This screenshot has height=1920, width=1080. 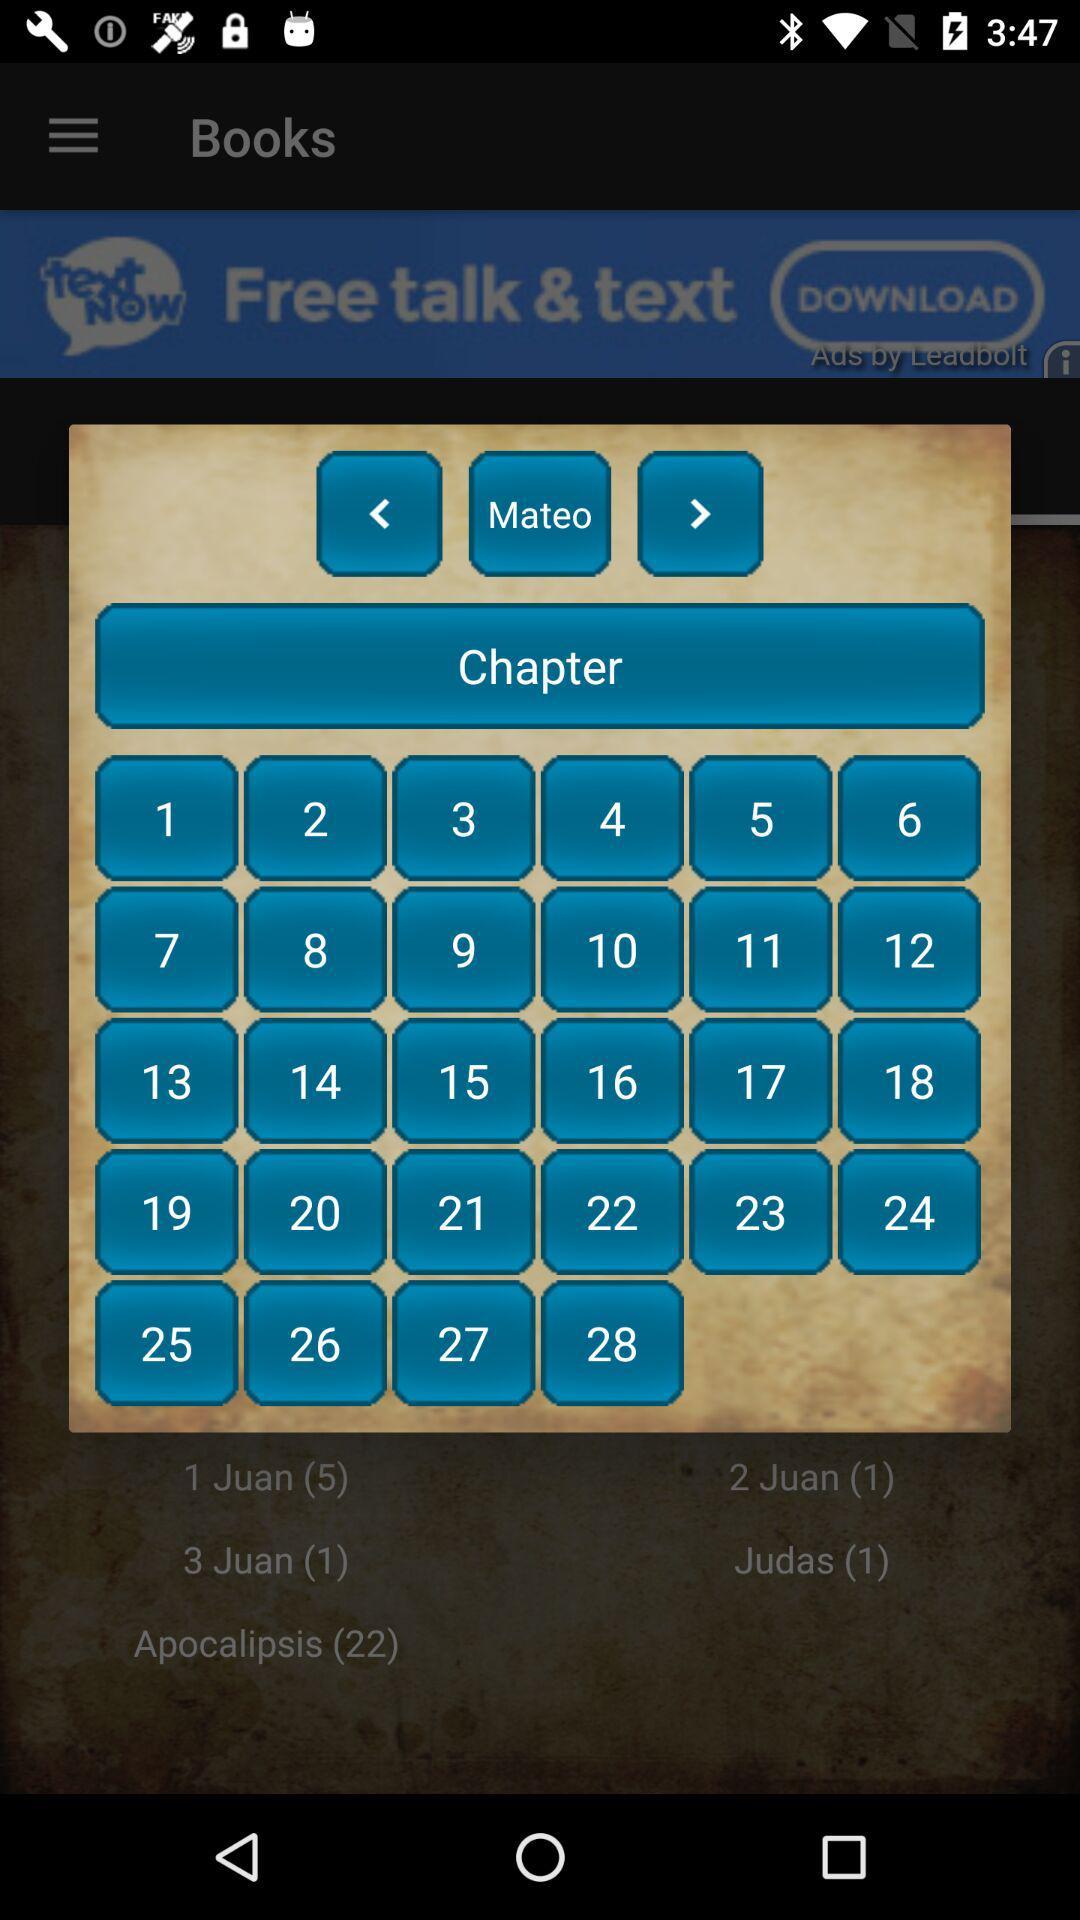 What do you see at coordinates (379, 513) in the screenshot?
I see `go back` at bounding box center [379, 513].